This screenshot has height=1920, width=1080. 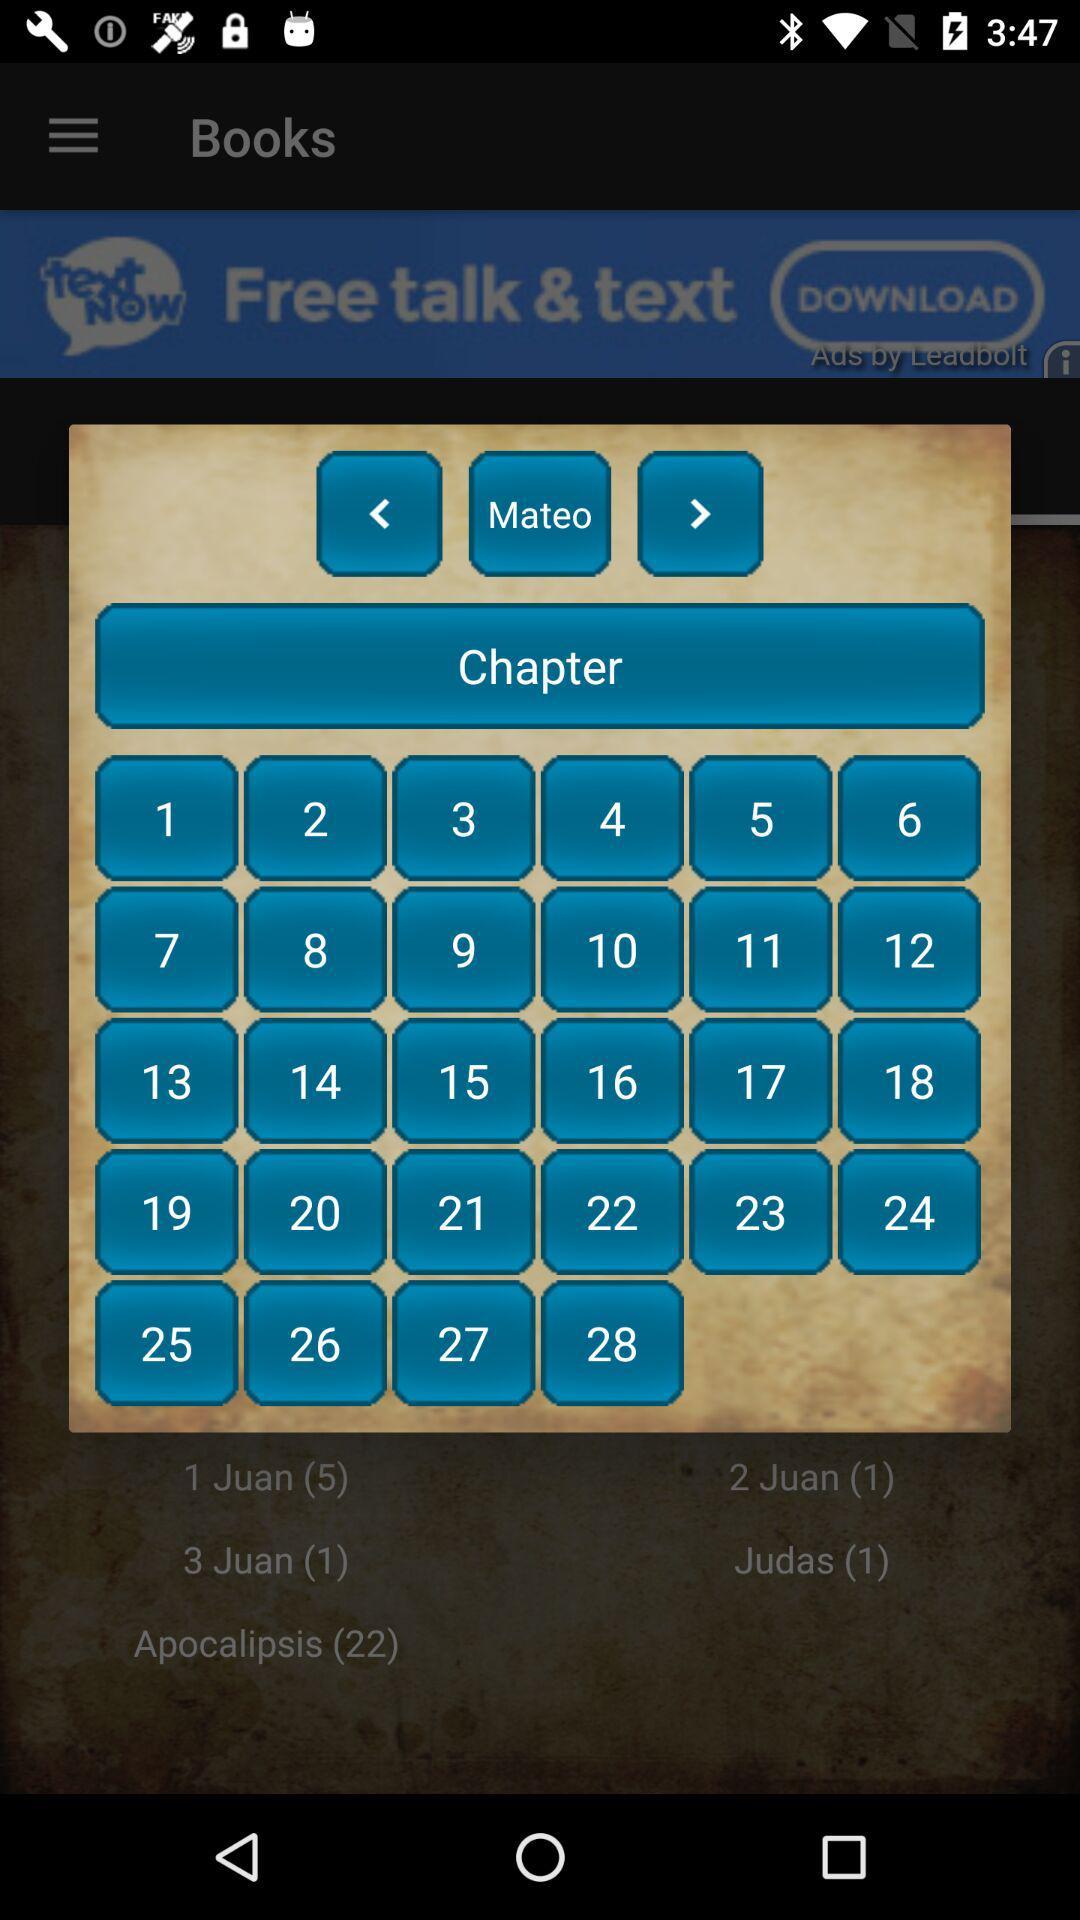 What do you see at coordinates (379, 513) in the screenshot?
I see `go back` at bounding box center [379, 513].